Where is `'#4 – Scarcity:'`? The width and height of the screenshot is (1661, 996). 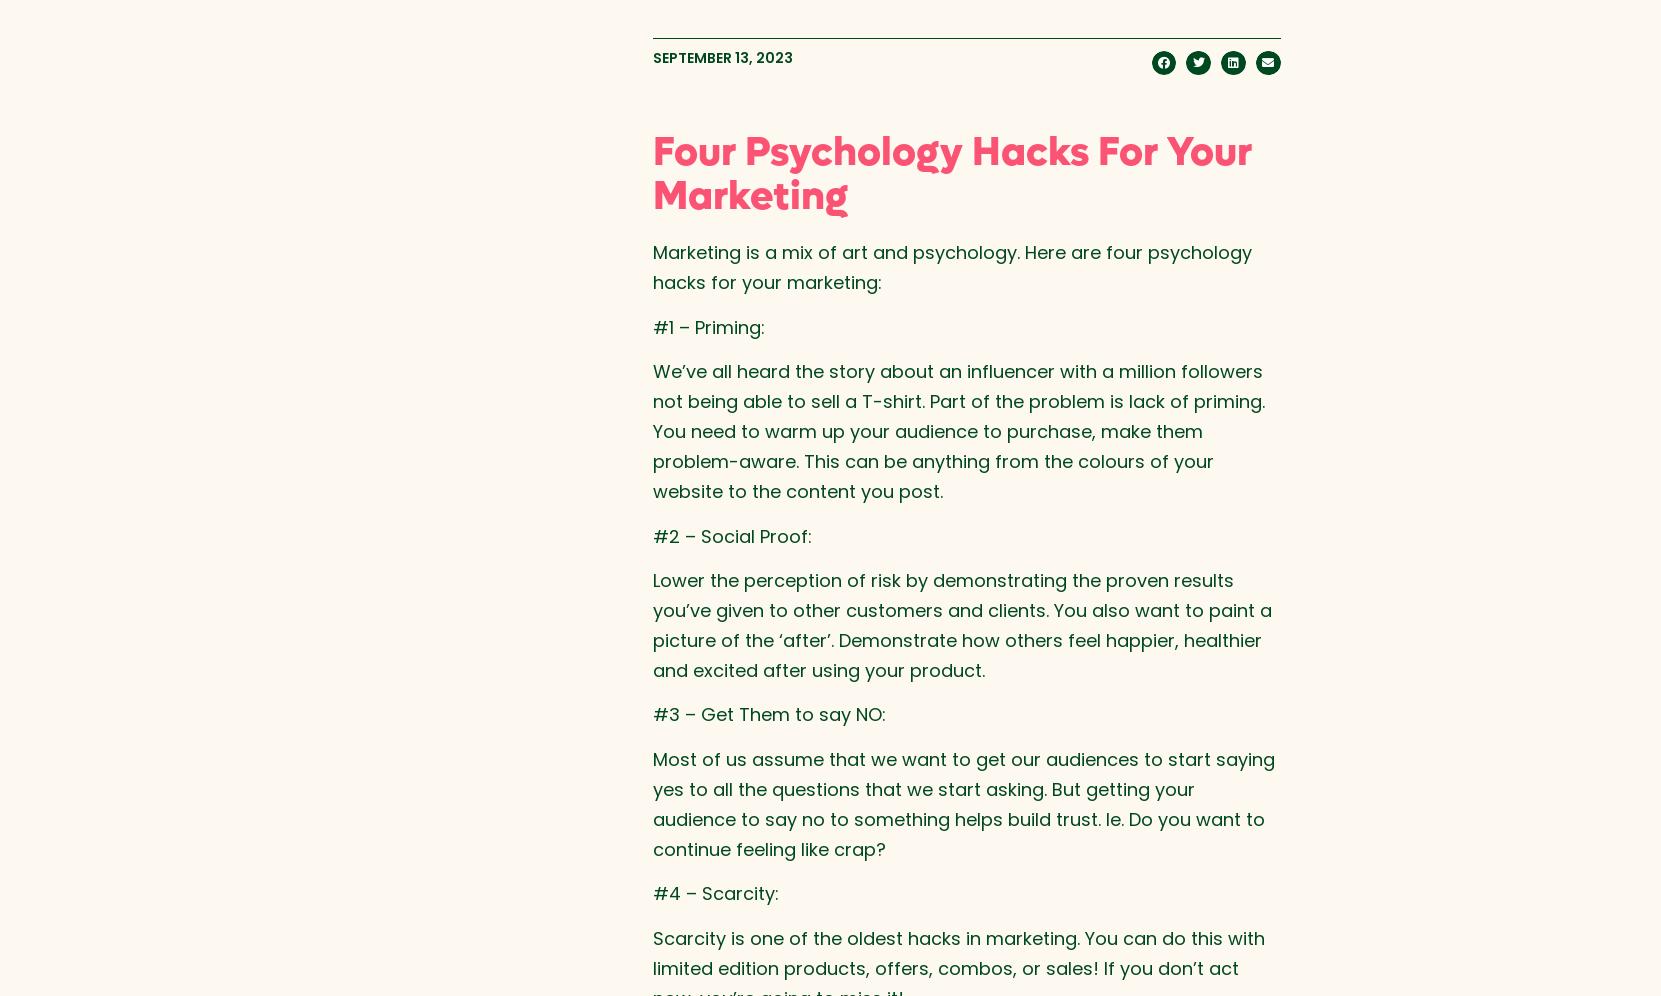
'#4 – Scarcity:' is located at coordinates (715, 892).